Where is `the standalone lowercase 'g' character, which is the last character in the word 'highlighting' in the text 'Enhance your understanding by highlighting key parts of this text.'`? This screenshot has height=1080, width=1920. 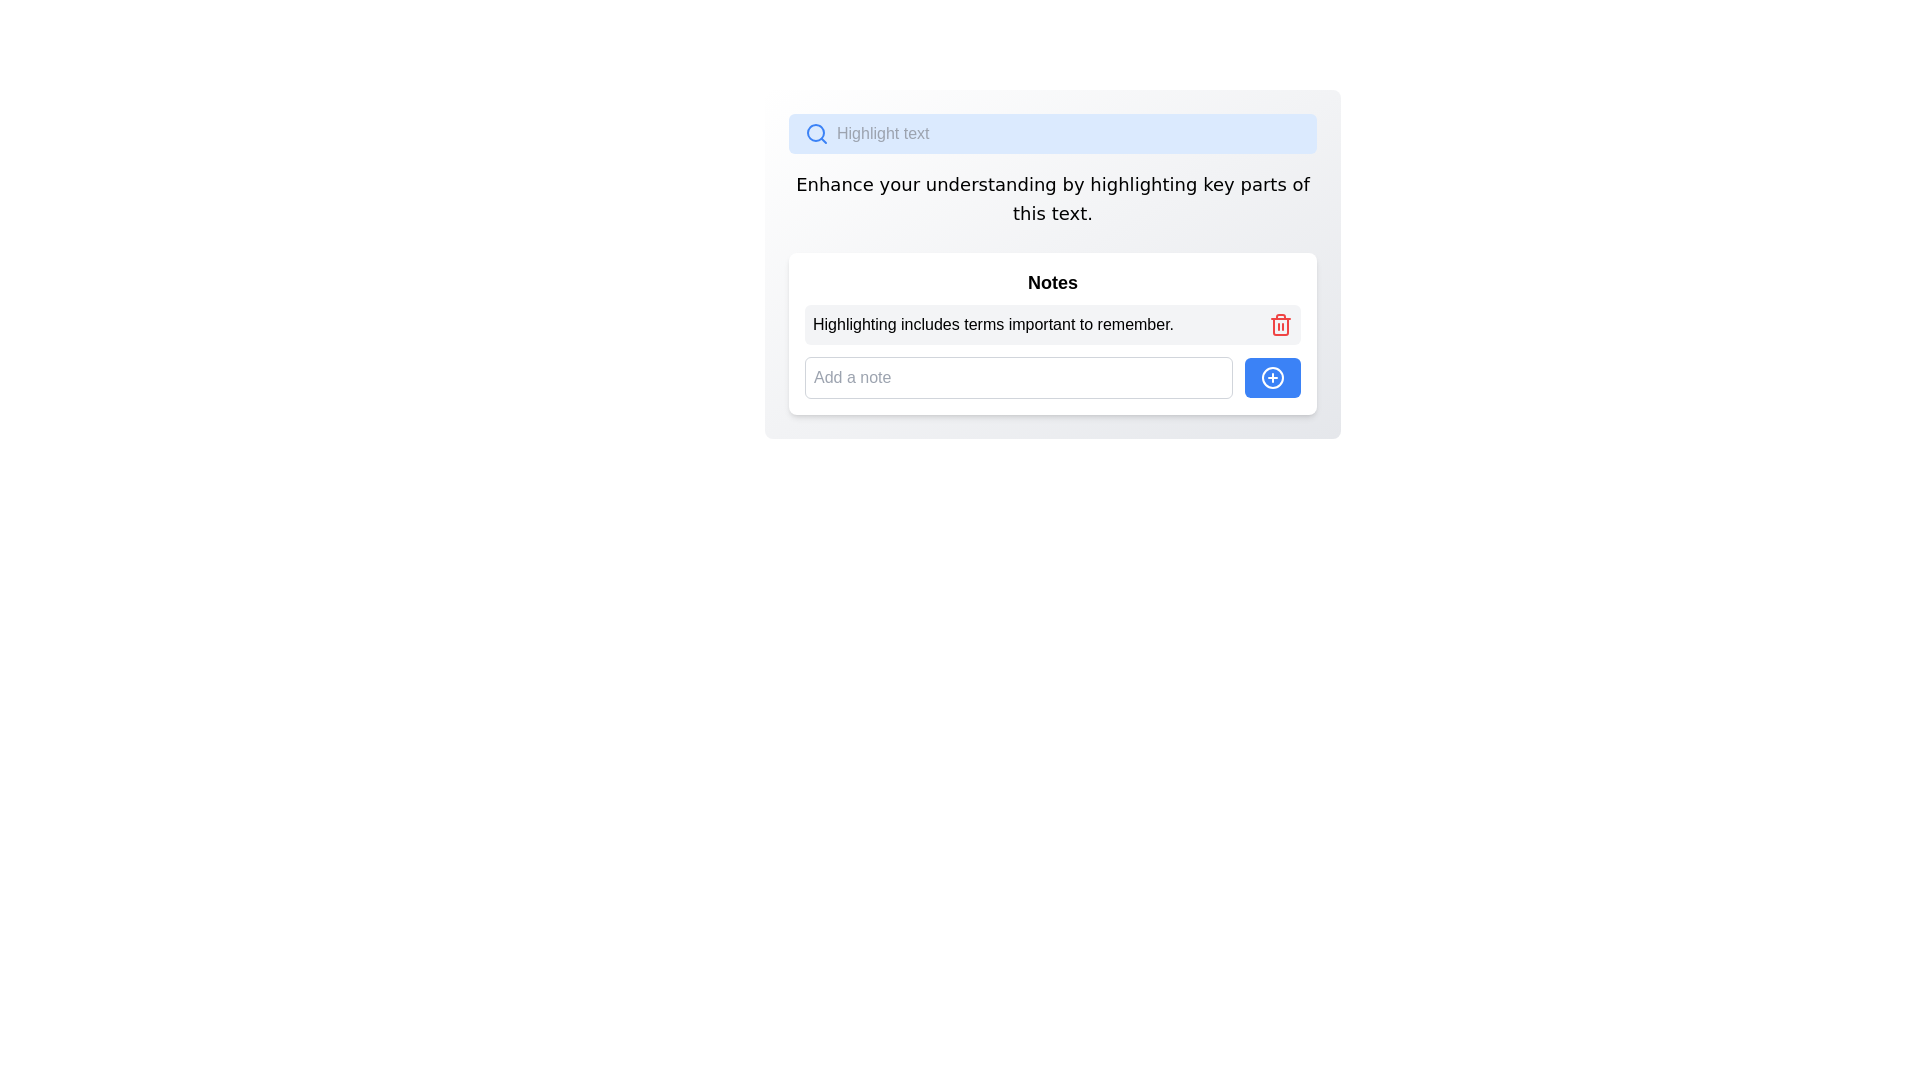
the standalone lowercase 'g' character, which is the last character in the word 'highlighting' in the text 'Enhance your understanding by highlighting key parts of this text.' is located at coordinates (1191, 184).